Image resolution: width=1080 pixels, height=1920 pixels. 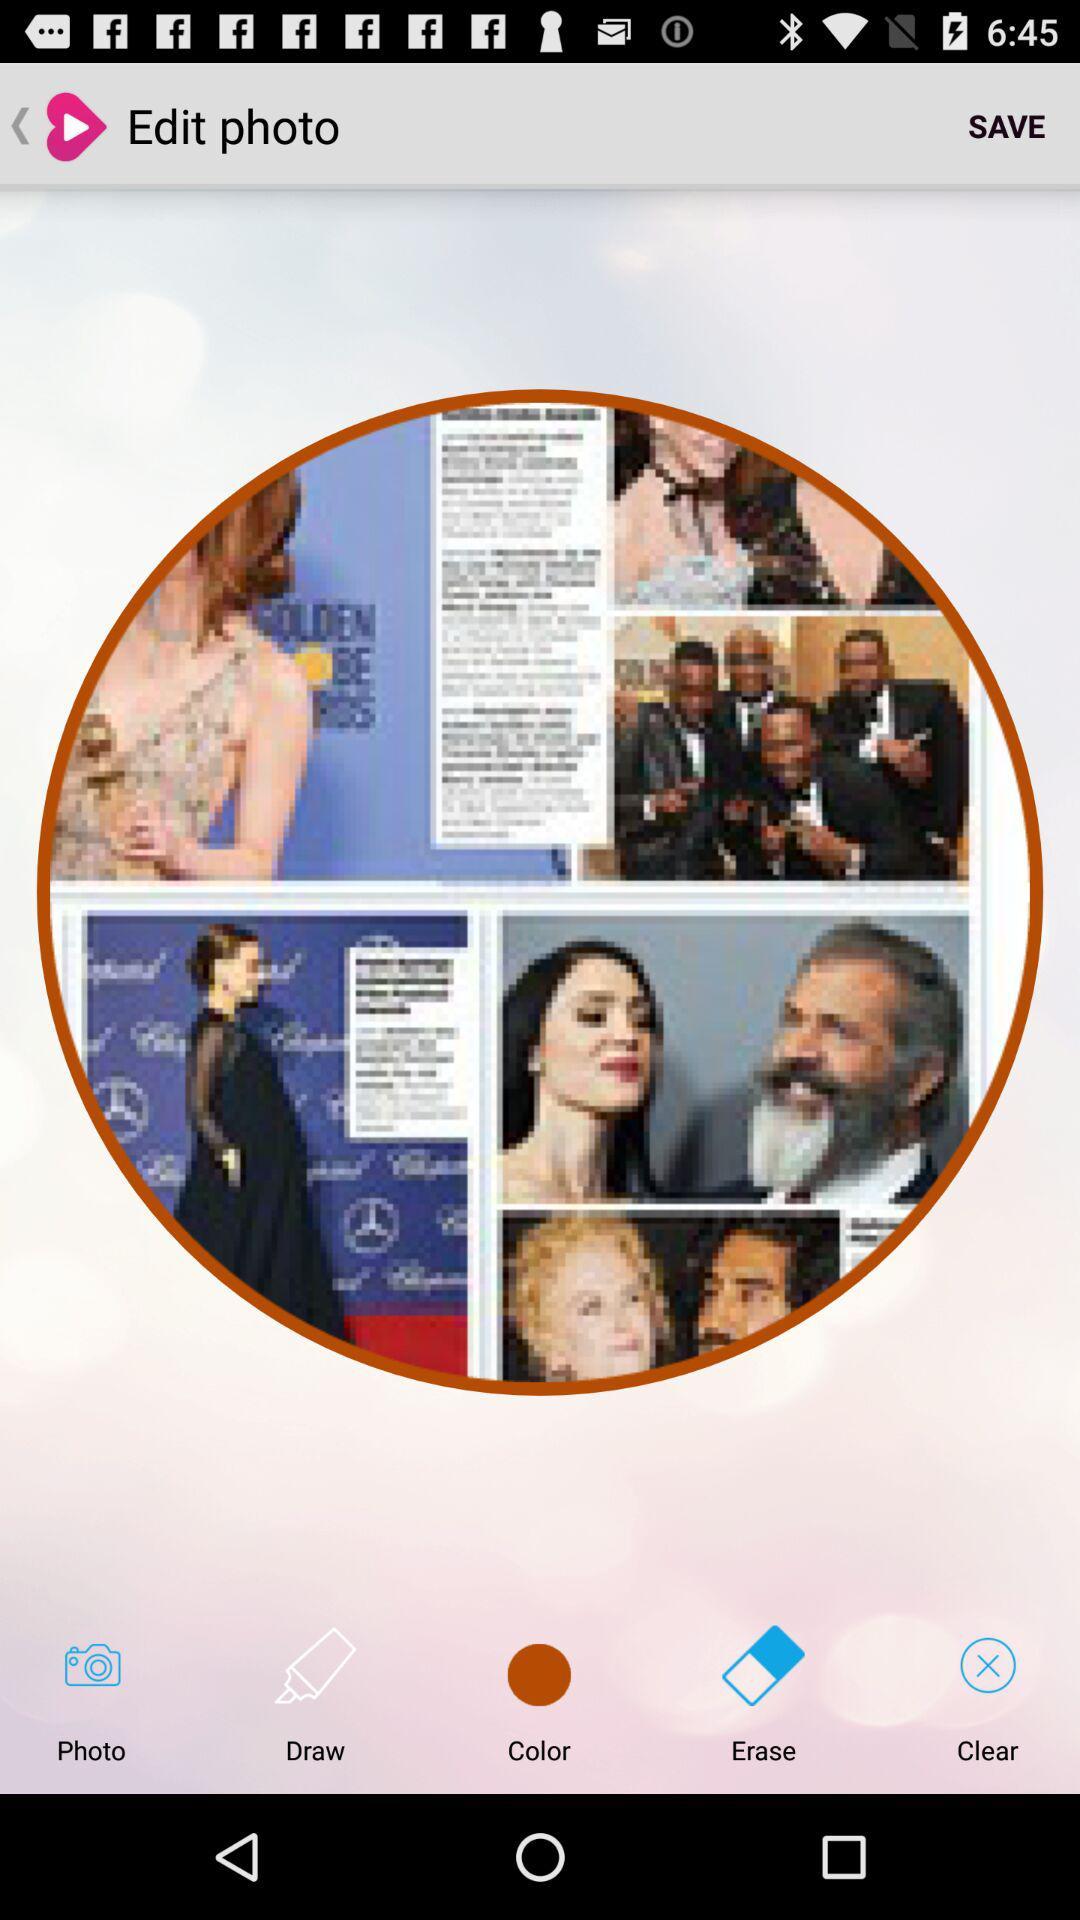 I want to click on the item at the top right corner, so click(x=1006, y=124).